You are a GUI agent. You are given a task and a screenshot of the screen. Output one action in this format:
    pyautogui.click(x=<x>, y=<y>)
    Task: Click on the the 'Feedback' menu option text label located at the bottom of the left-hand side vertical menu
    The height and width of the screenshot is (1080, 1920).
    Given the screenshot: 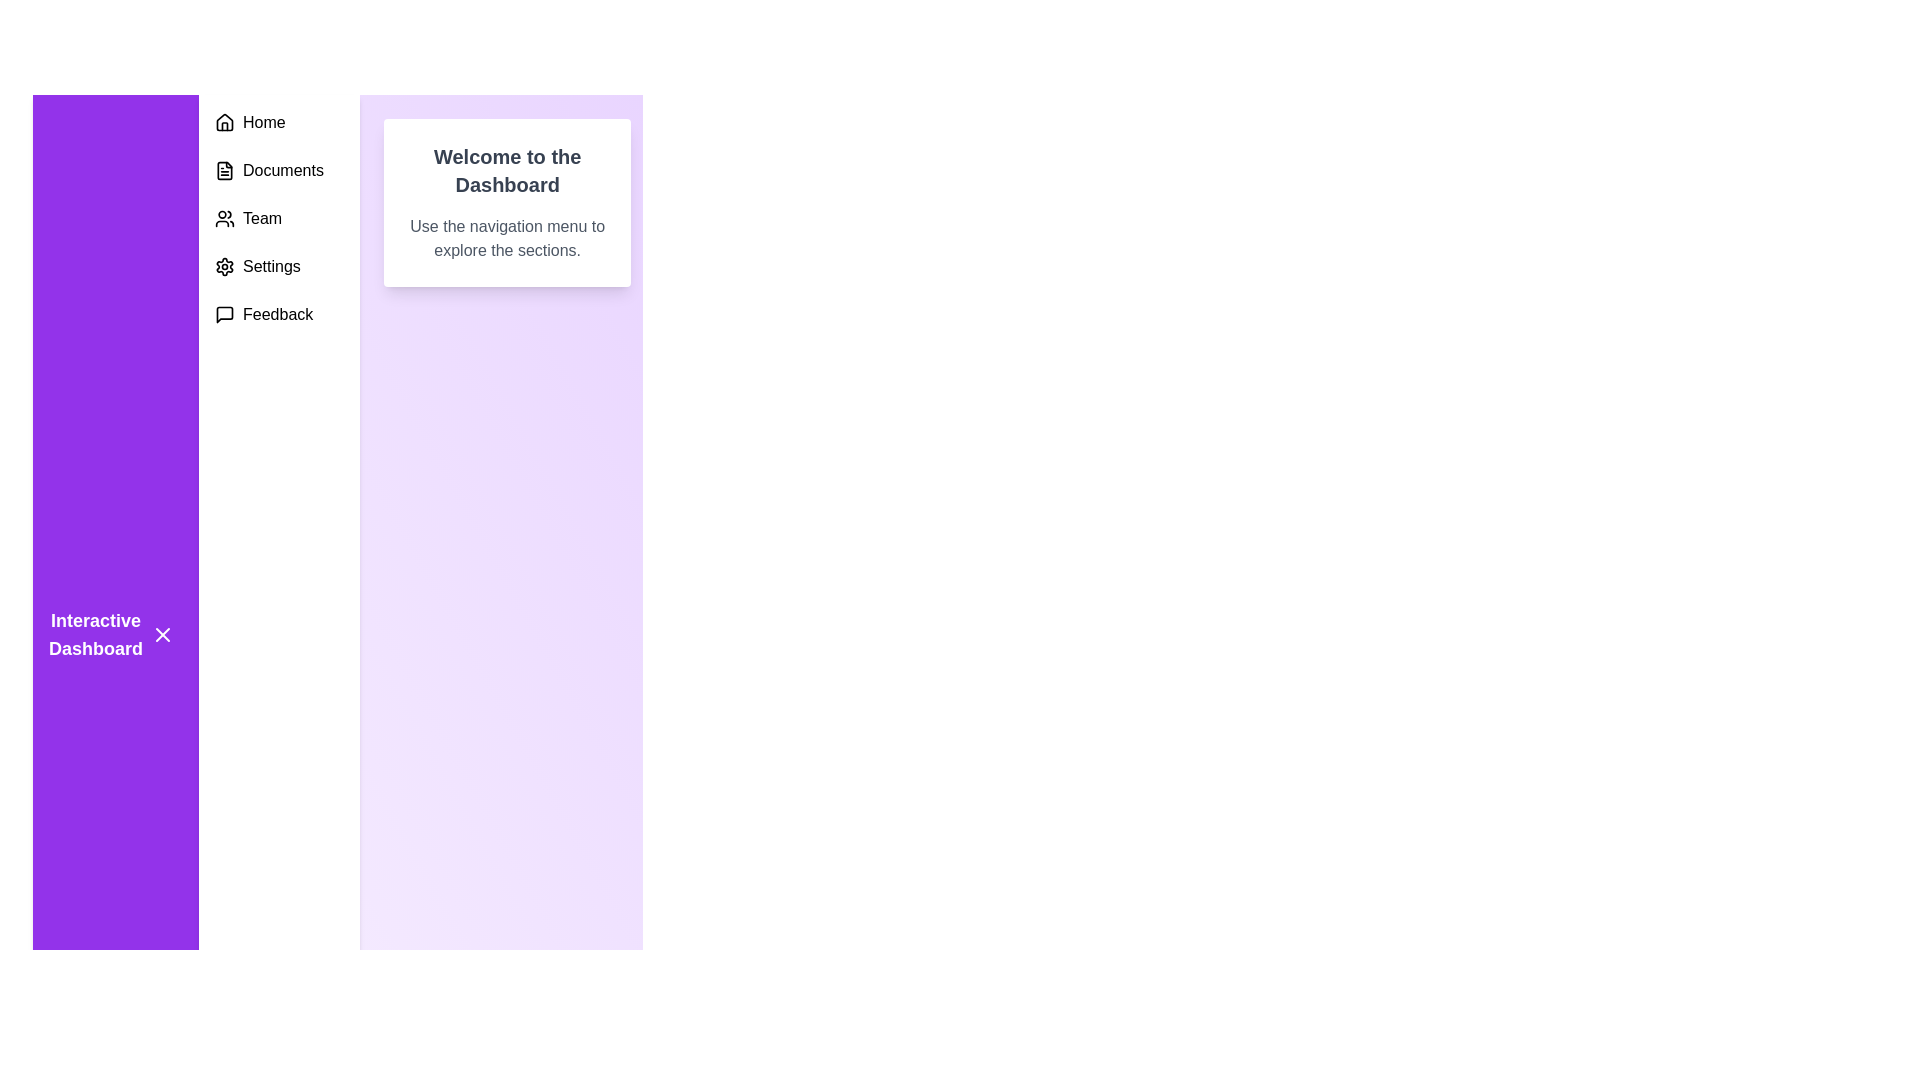 What is the action you would take?
    pyautogui.click(x=277, y=315)
    